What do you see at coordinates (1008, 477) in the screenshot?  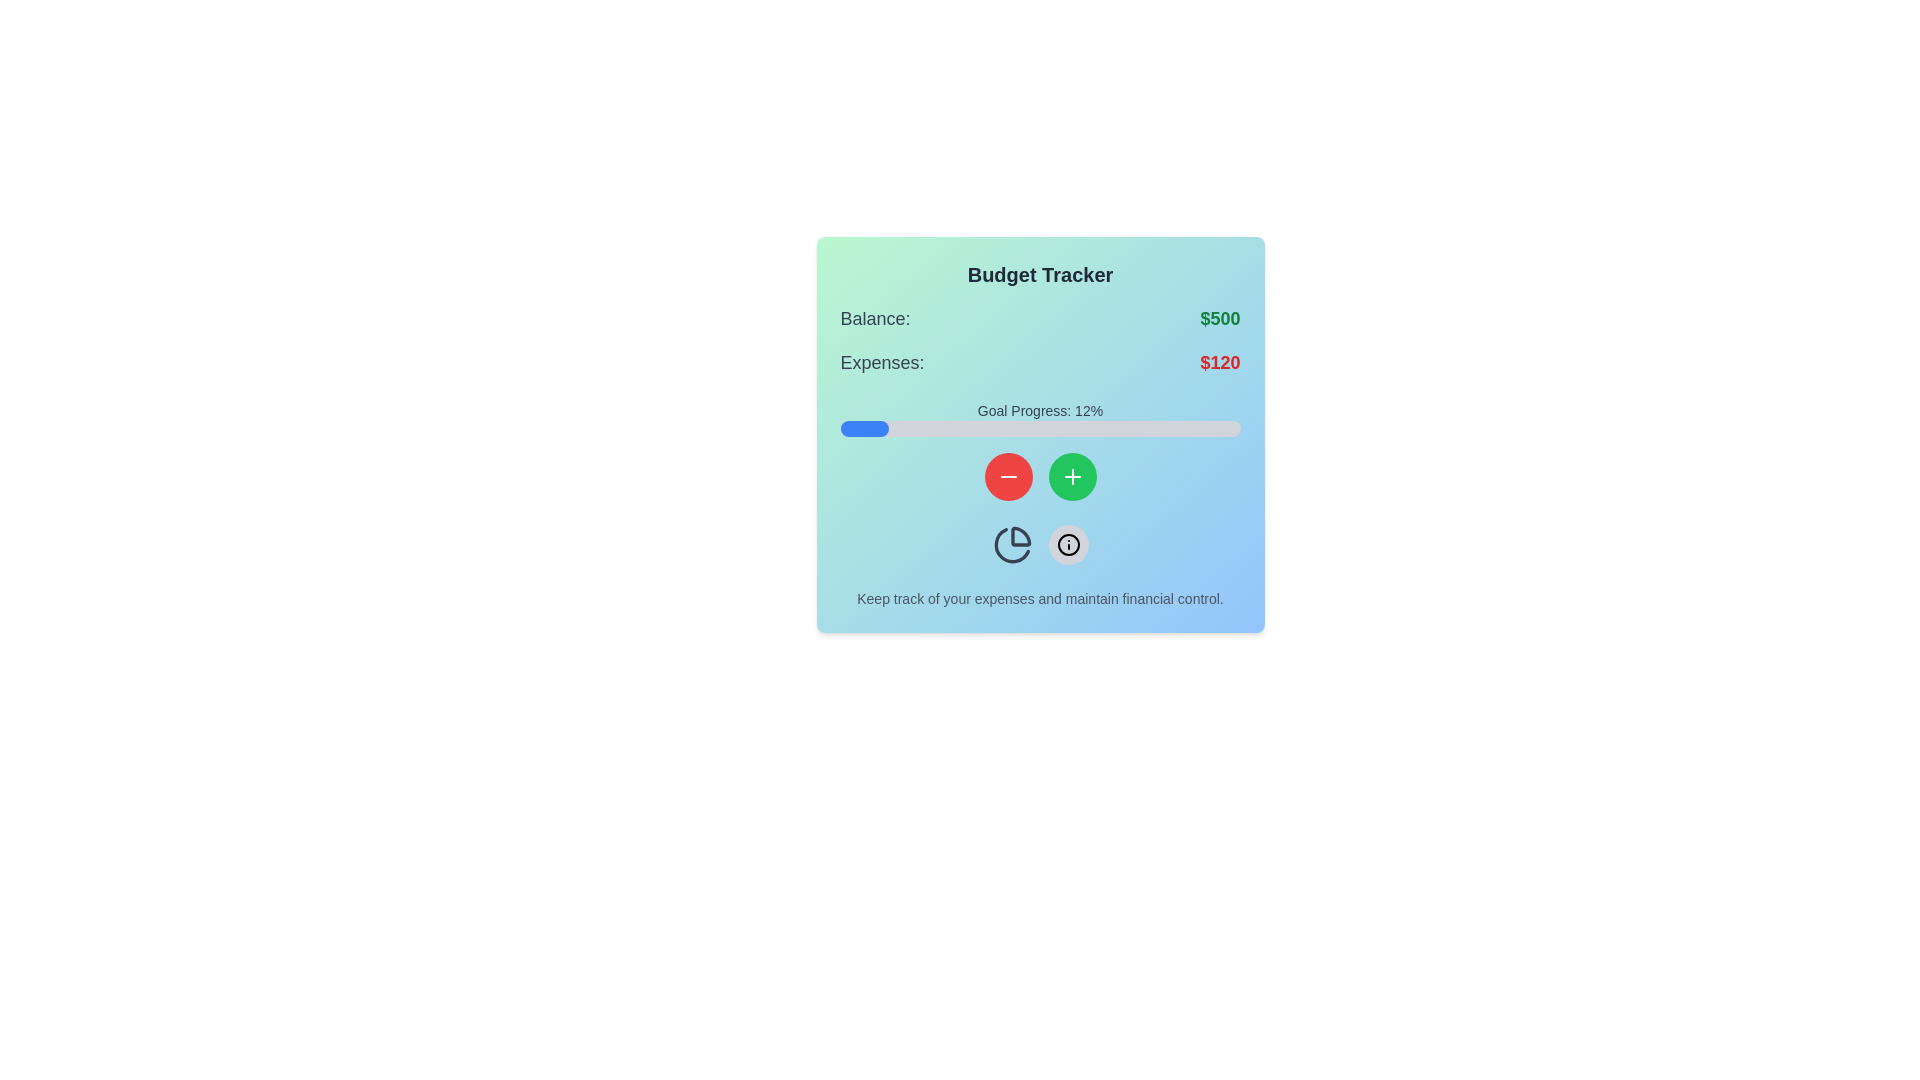 I see `the circular red button with a minus icon` at bounding box center [1008, 477].